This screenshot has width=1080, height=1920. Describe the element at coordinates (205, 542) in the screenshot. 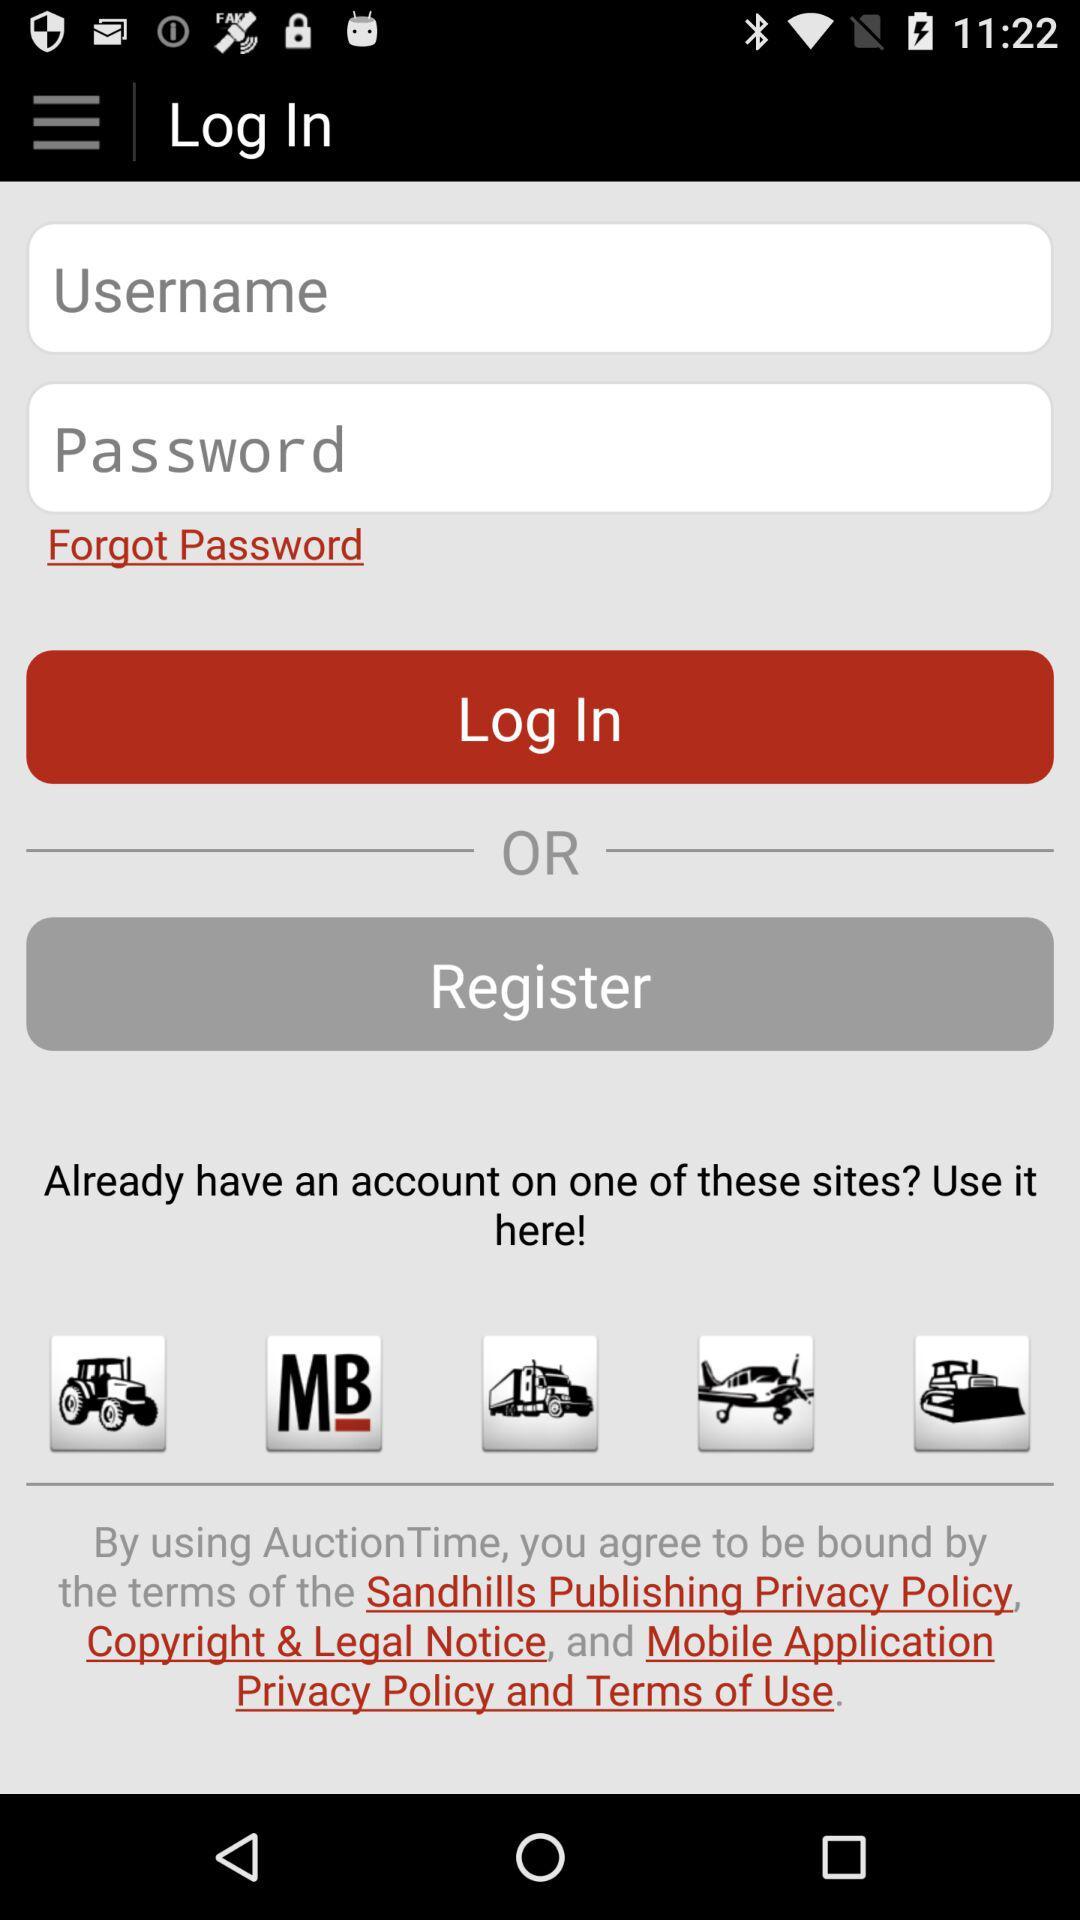

I see `forgot password item` at that location.